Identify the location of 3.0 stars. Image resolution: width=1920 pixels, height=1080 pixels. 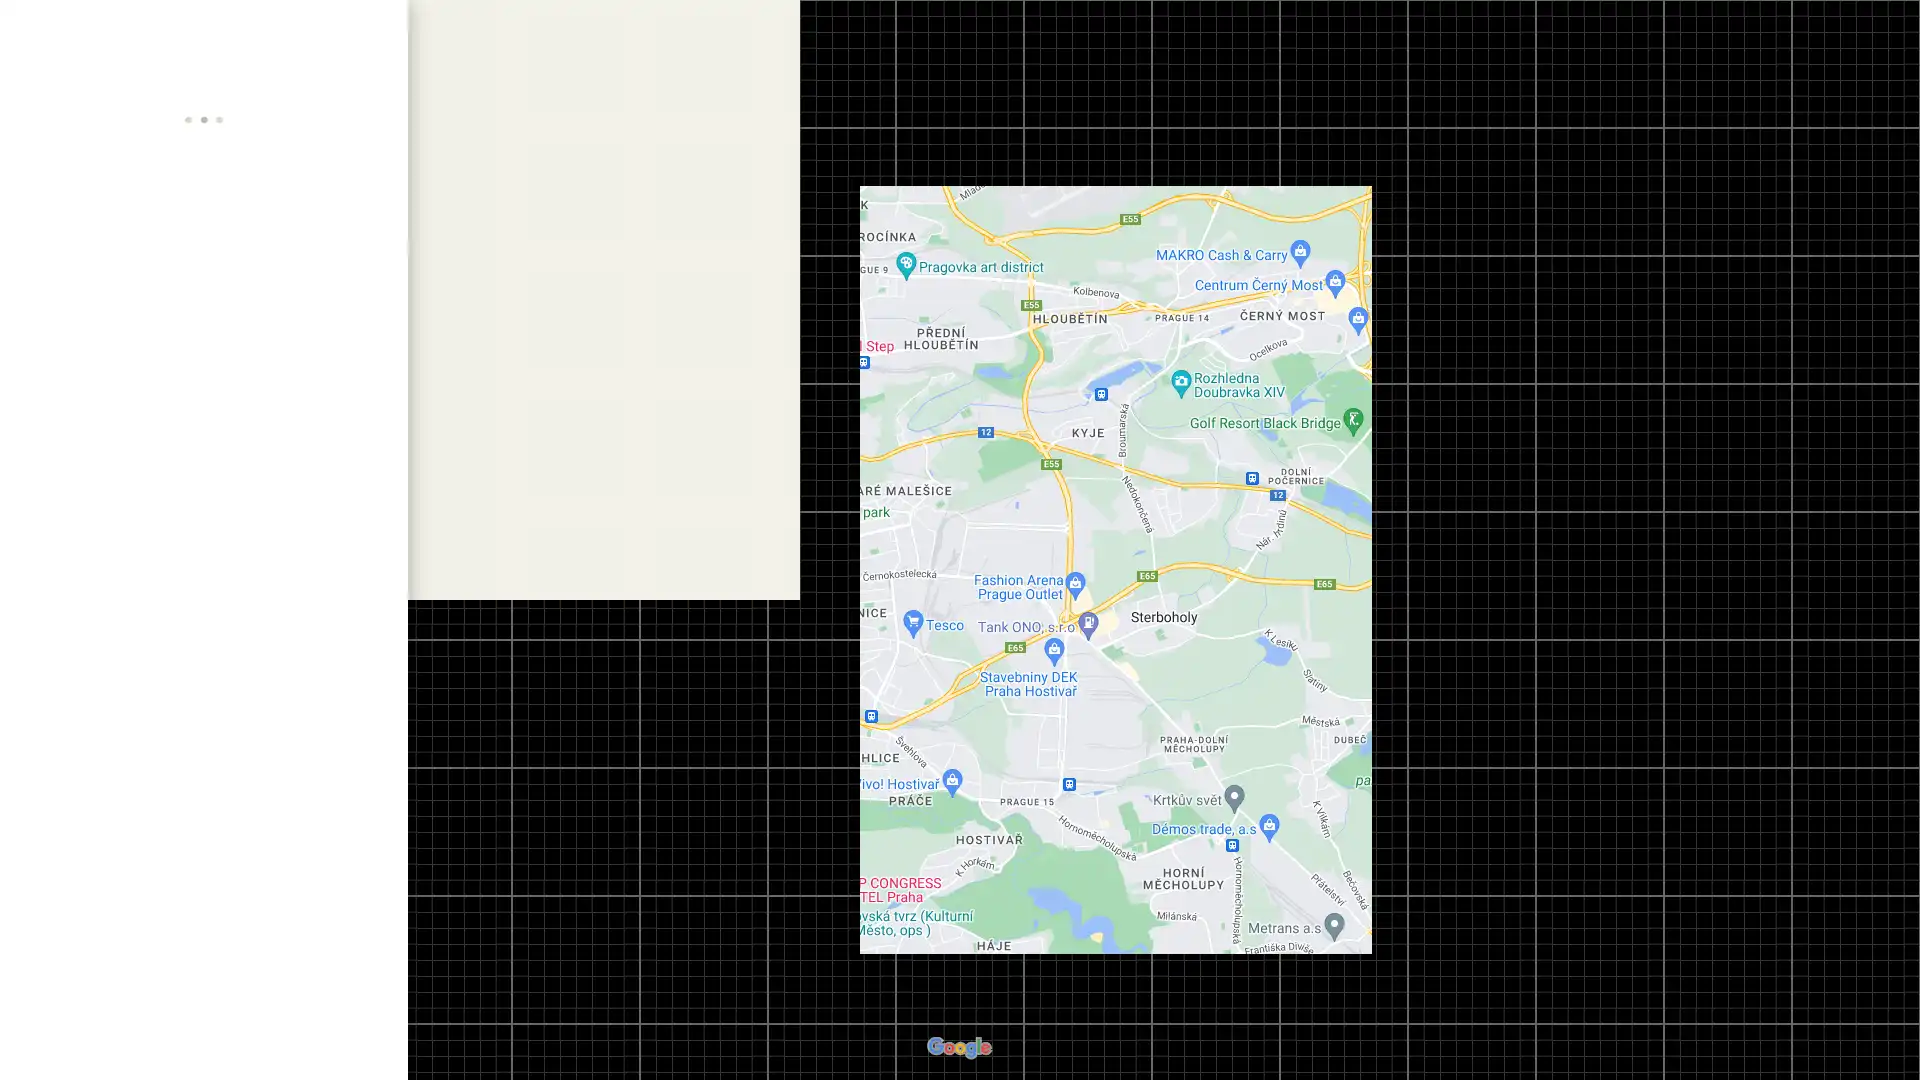
(73, 301).